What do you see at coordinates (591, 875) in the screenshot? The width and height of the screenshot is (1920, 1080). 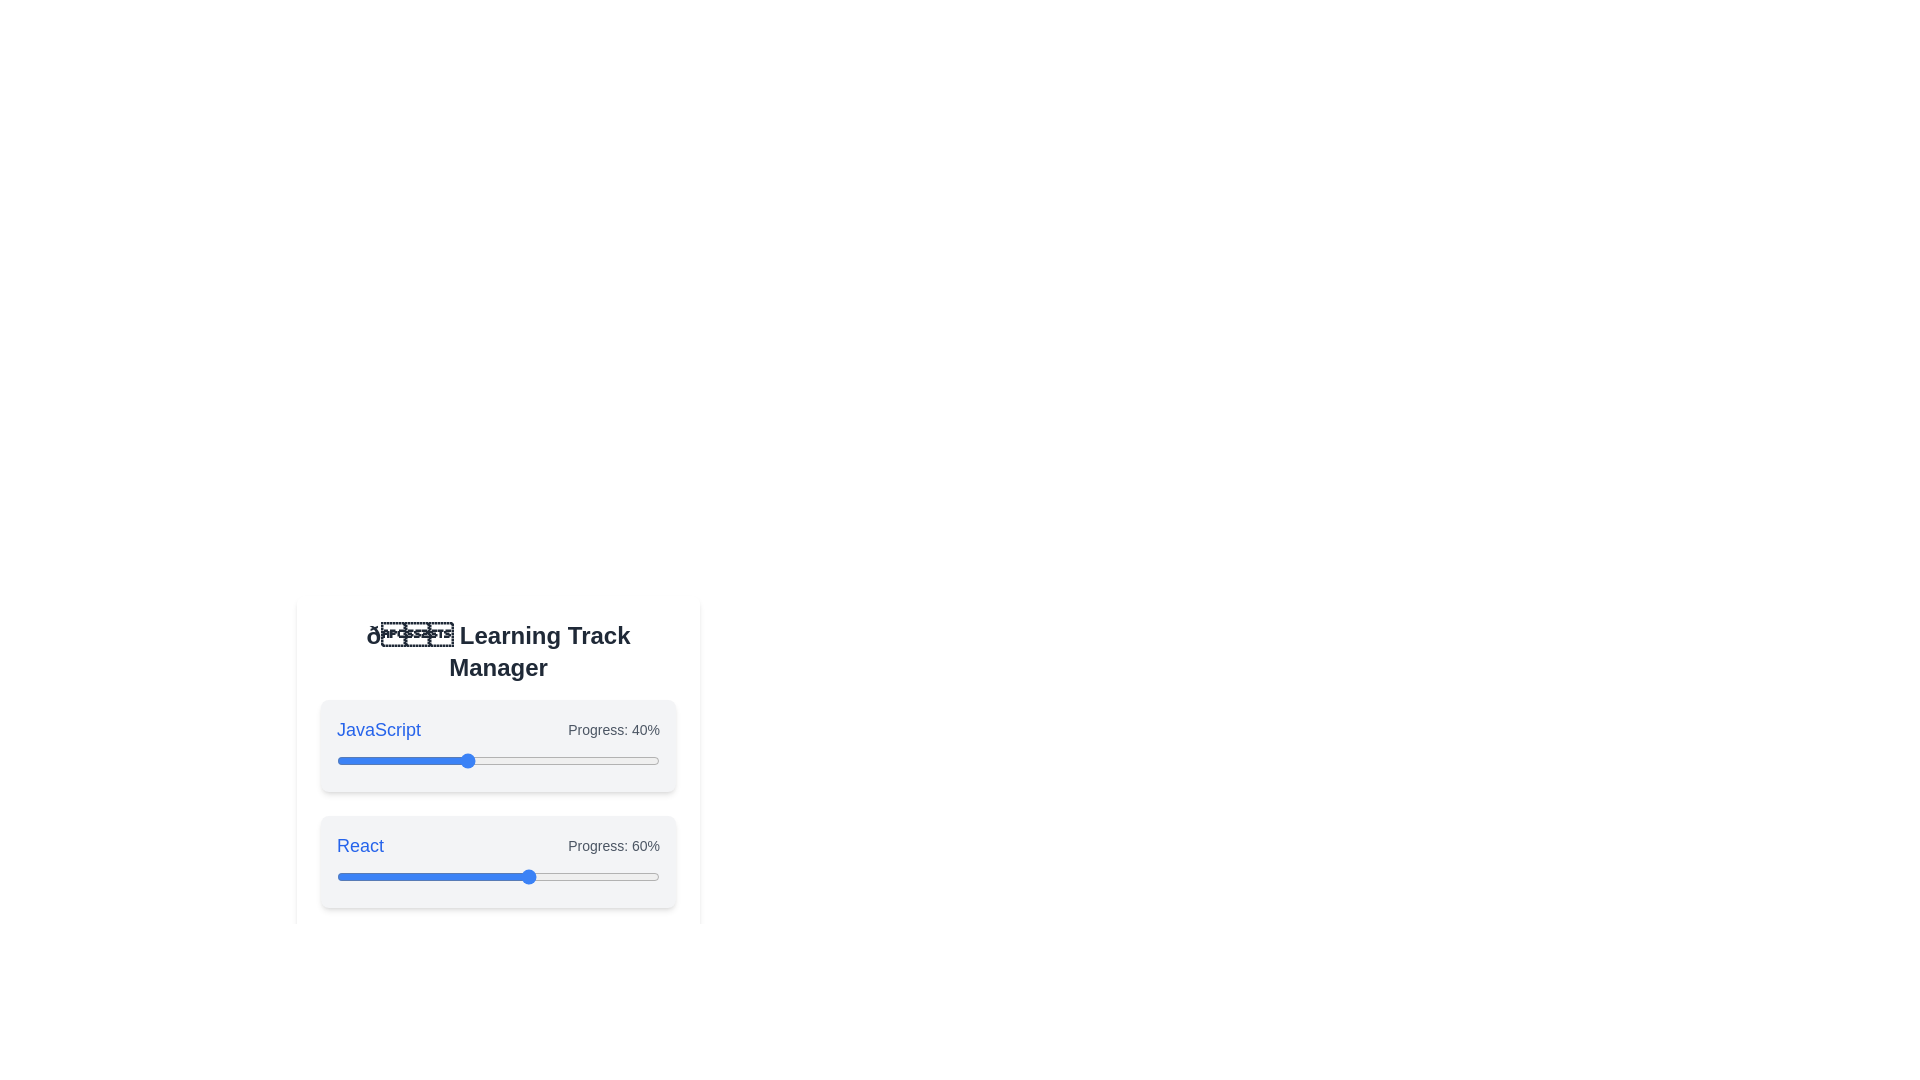 I see `the progress value` at bounding box center [591, 875].